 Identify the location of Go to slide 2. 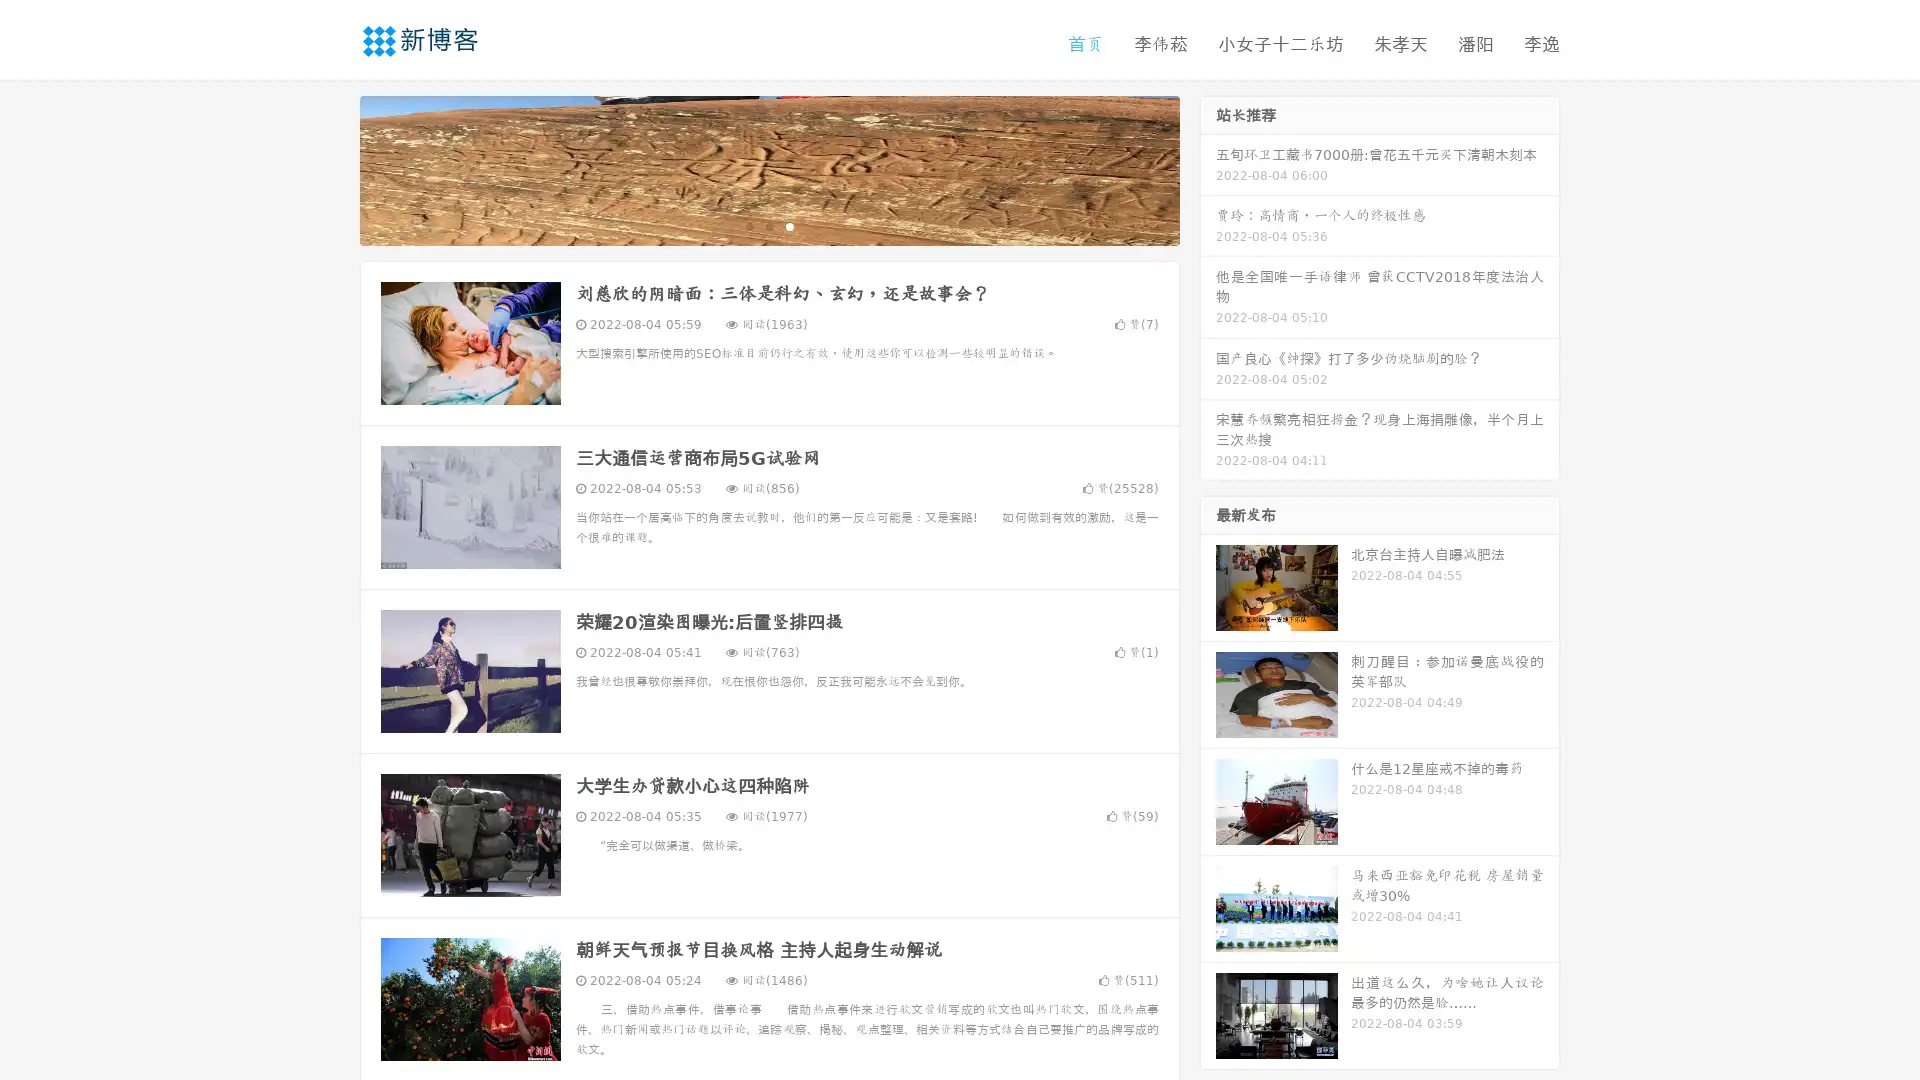
(768, 225).